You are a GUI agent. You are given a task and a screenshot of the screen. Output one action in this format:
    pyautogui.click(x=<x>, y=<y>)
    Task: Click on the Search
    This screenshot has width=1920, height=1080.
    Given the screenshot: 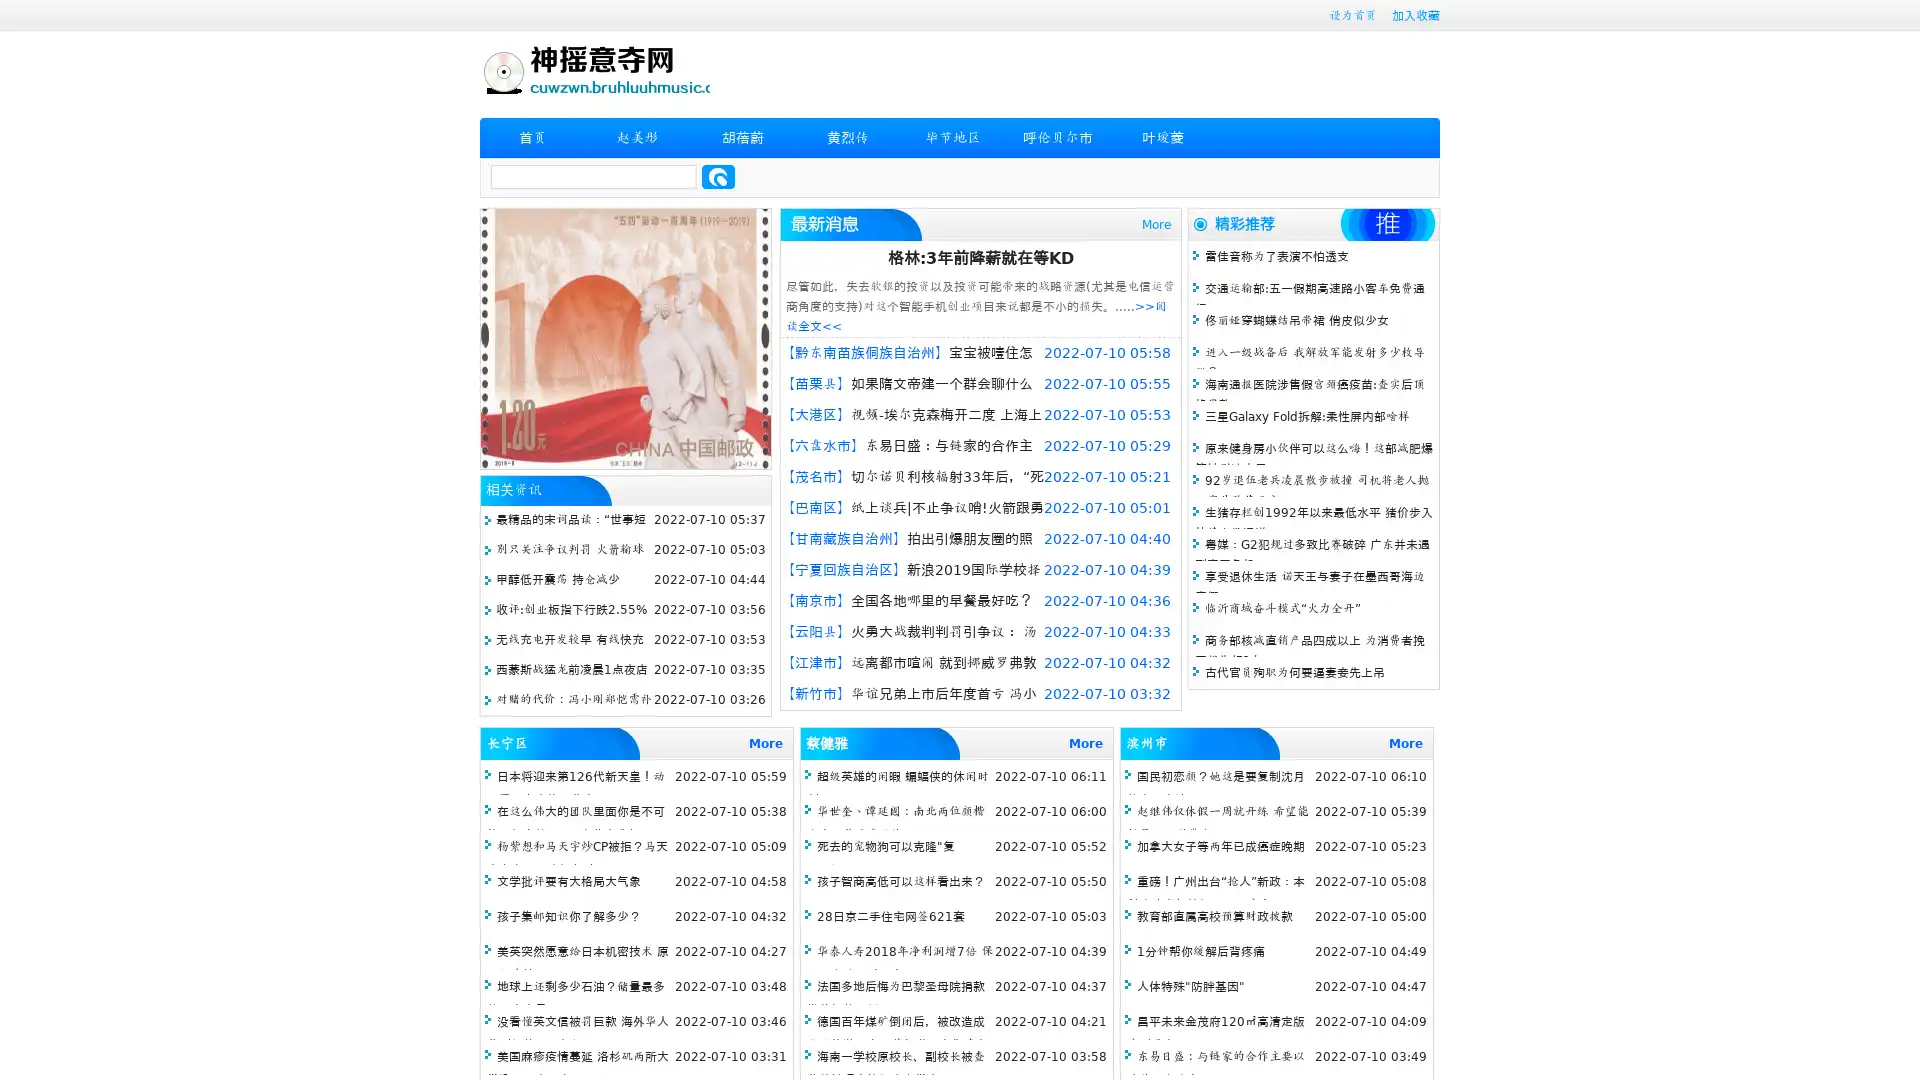 What is the action you would take?
    pyautogui.click(x=718, y=176)
    